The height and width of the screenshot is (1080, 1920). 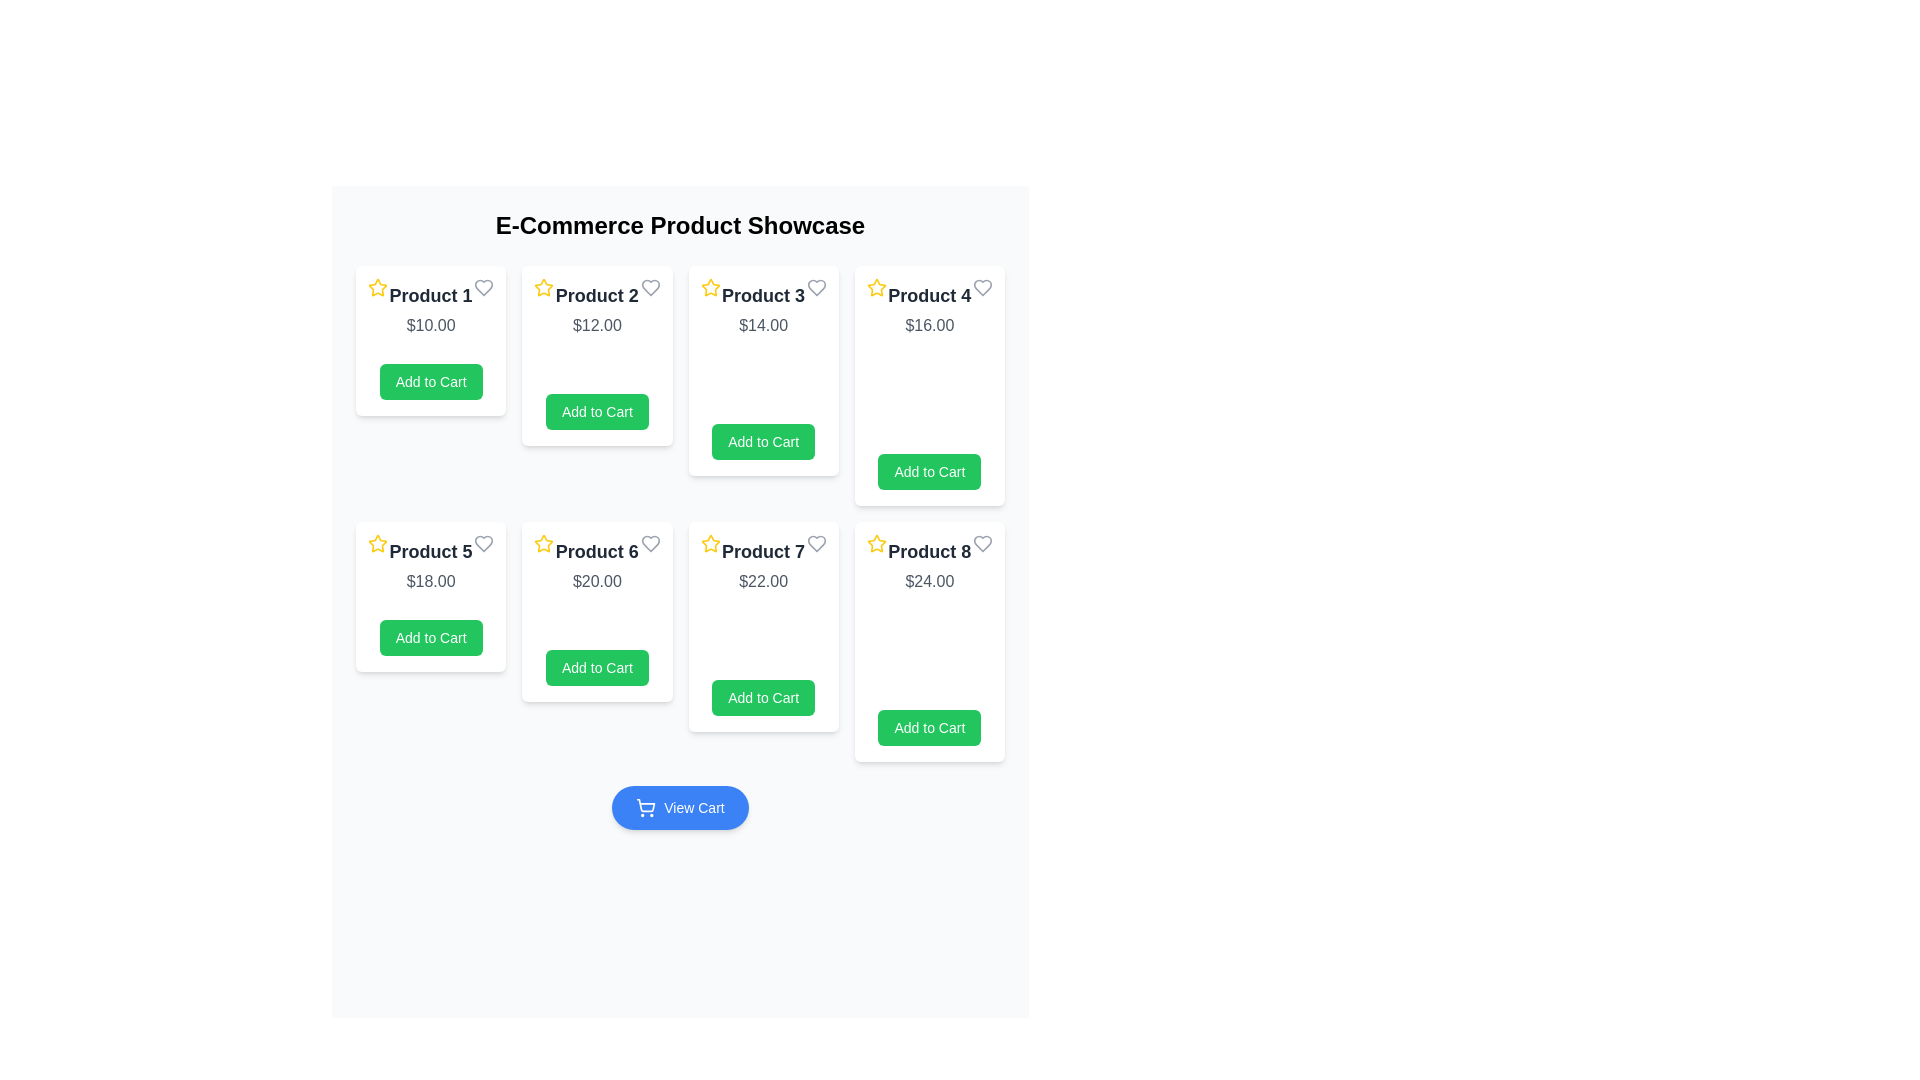 I want to click on the heart icon in the top-right area of the 'Product 7' card to favorite the product, so click(x=816, y=543).